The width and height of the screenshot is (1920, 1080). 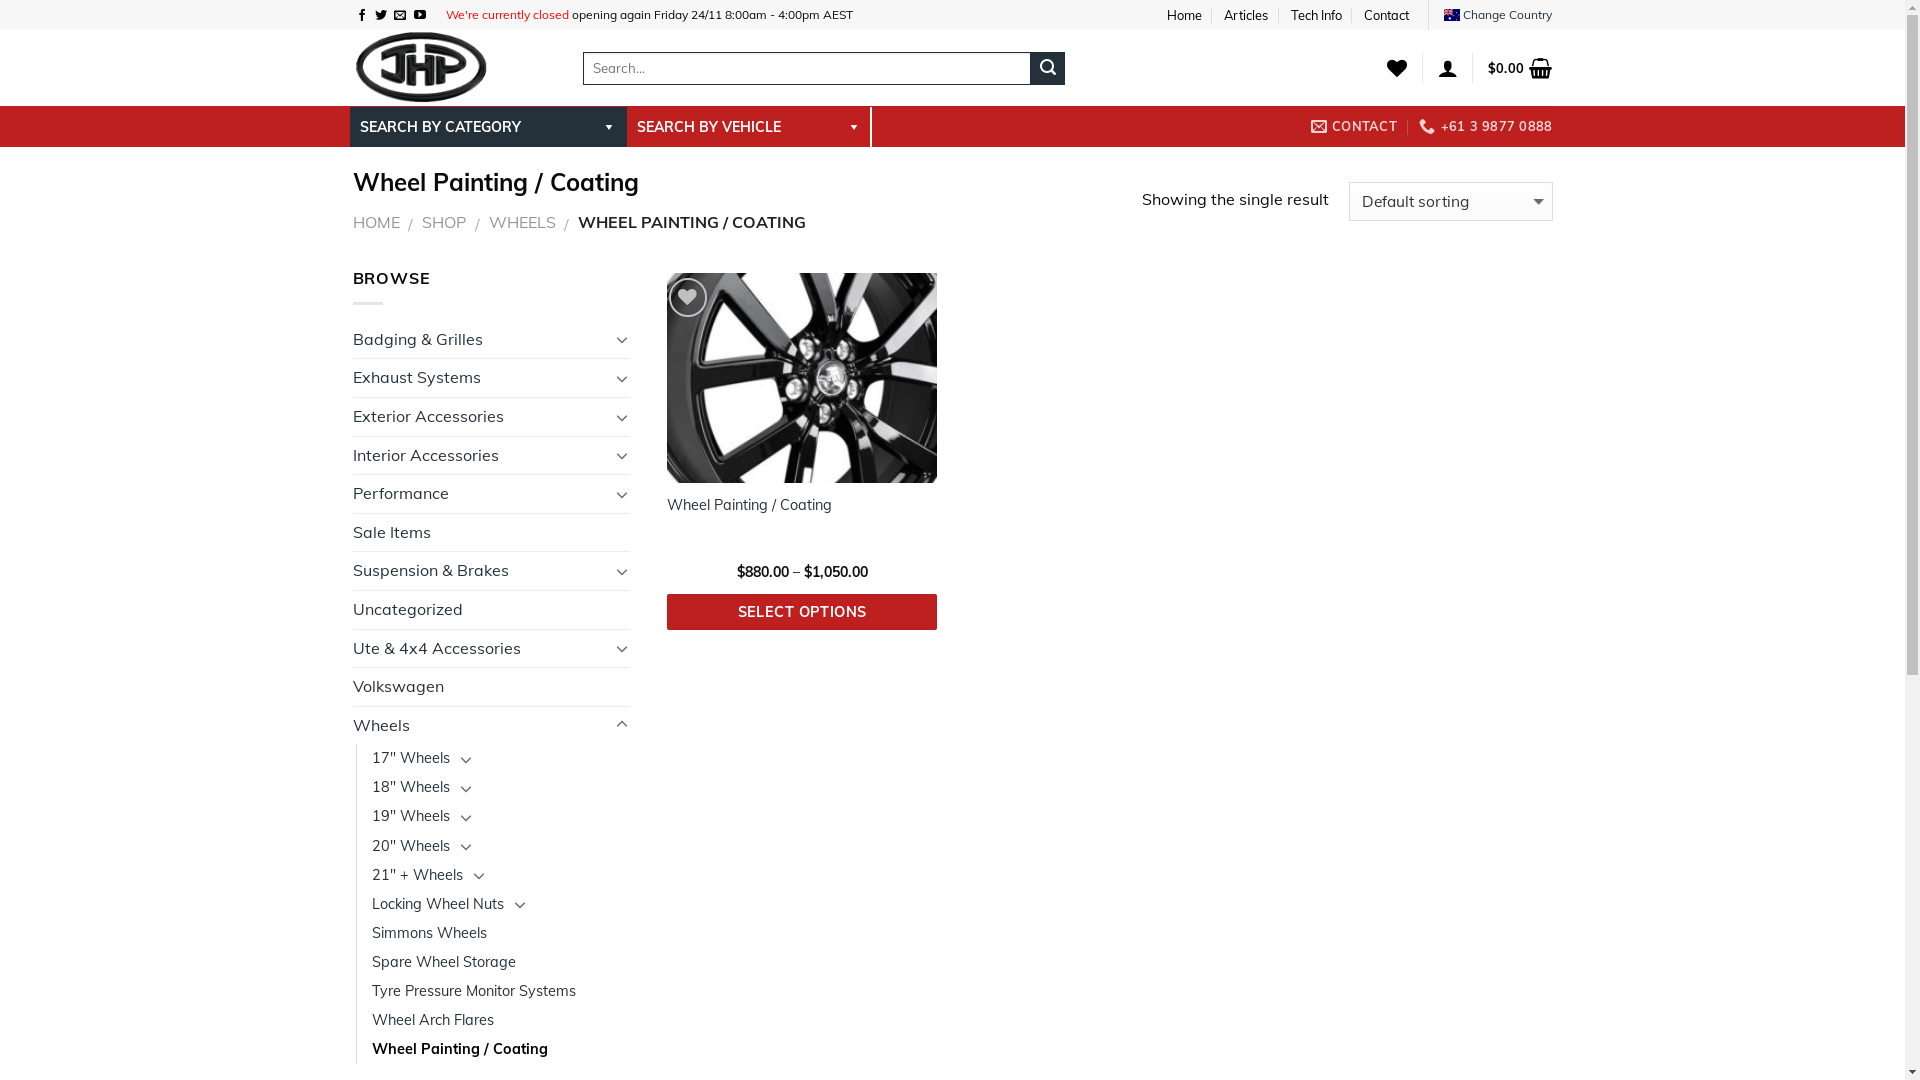 What do you see at coordinates (480, 455) in the screenshot?
I see `'Interior Accessories'` at bounding box center [480, 455].